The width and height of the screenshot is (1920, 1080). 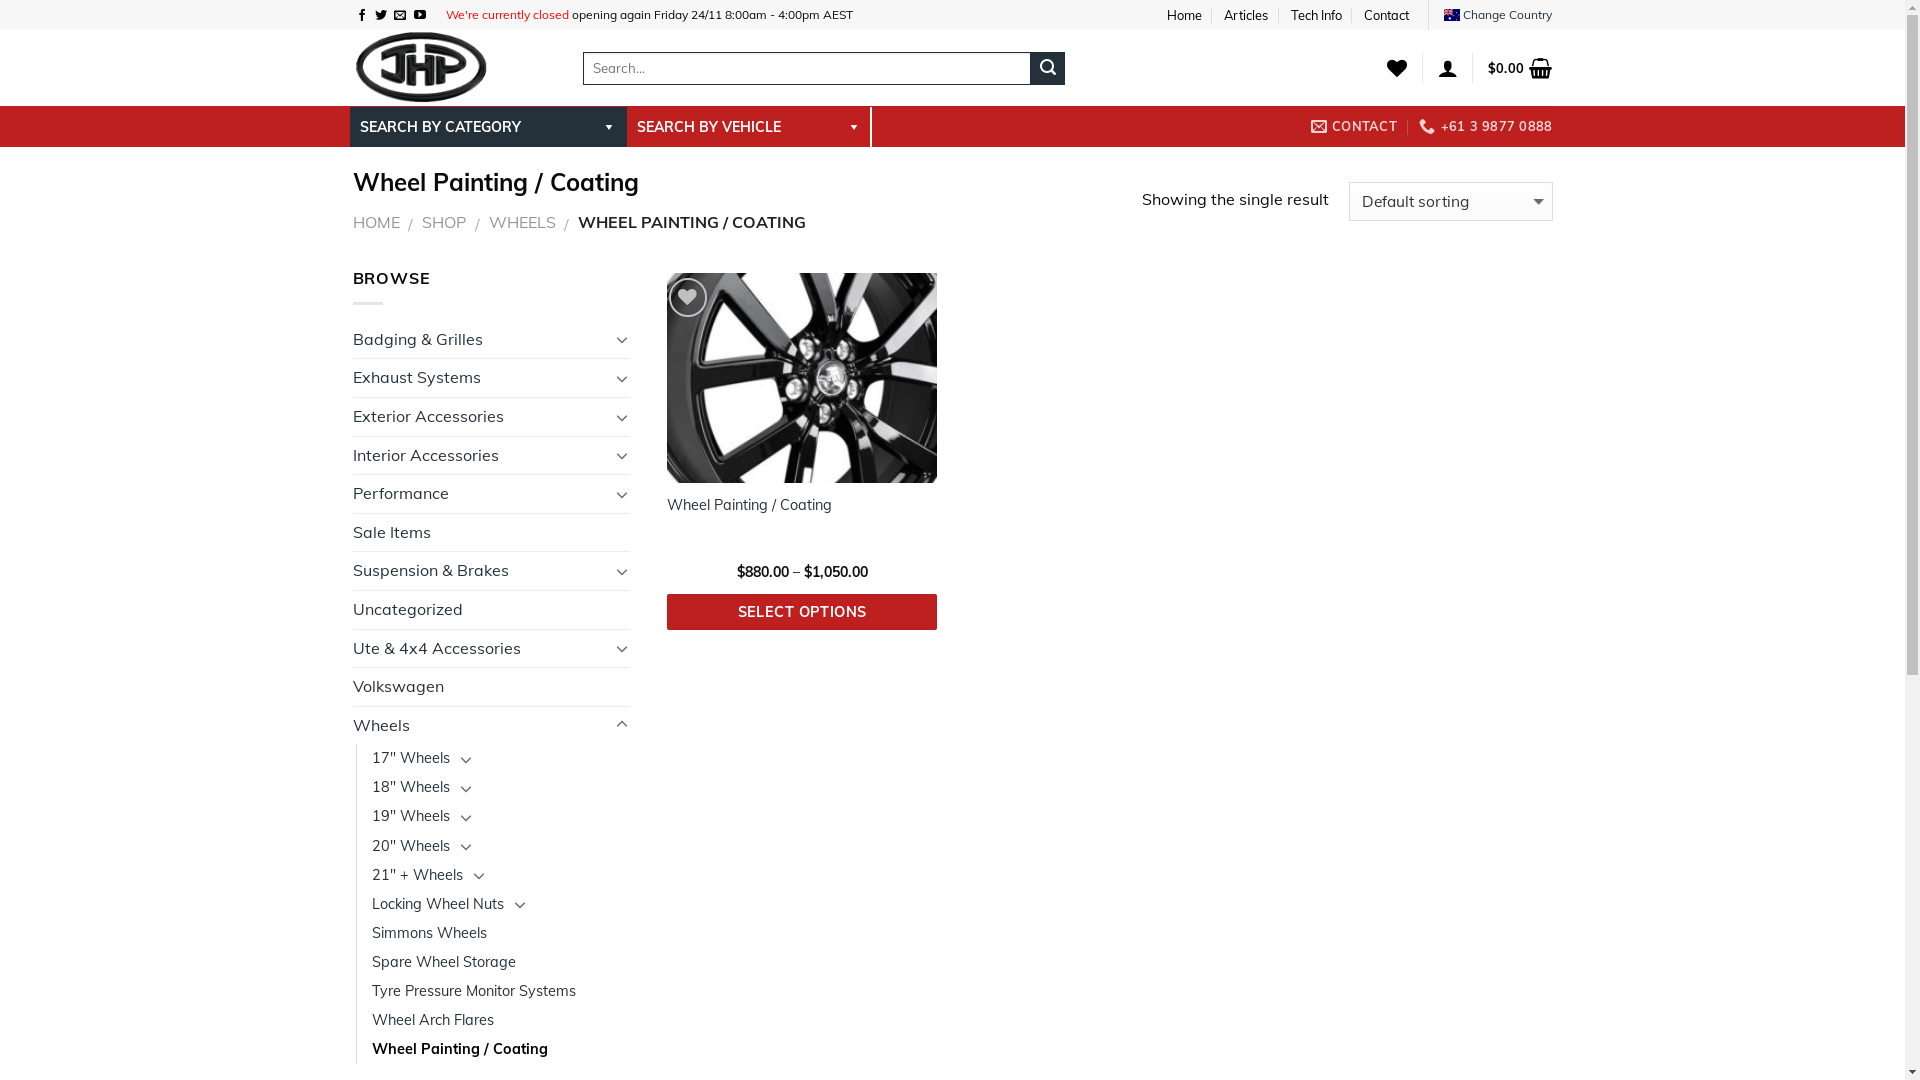 What do you see at coordinates (480, 455) in the screenshot?
I see `'Interior Accessories'` at bounding box center [480, 455].